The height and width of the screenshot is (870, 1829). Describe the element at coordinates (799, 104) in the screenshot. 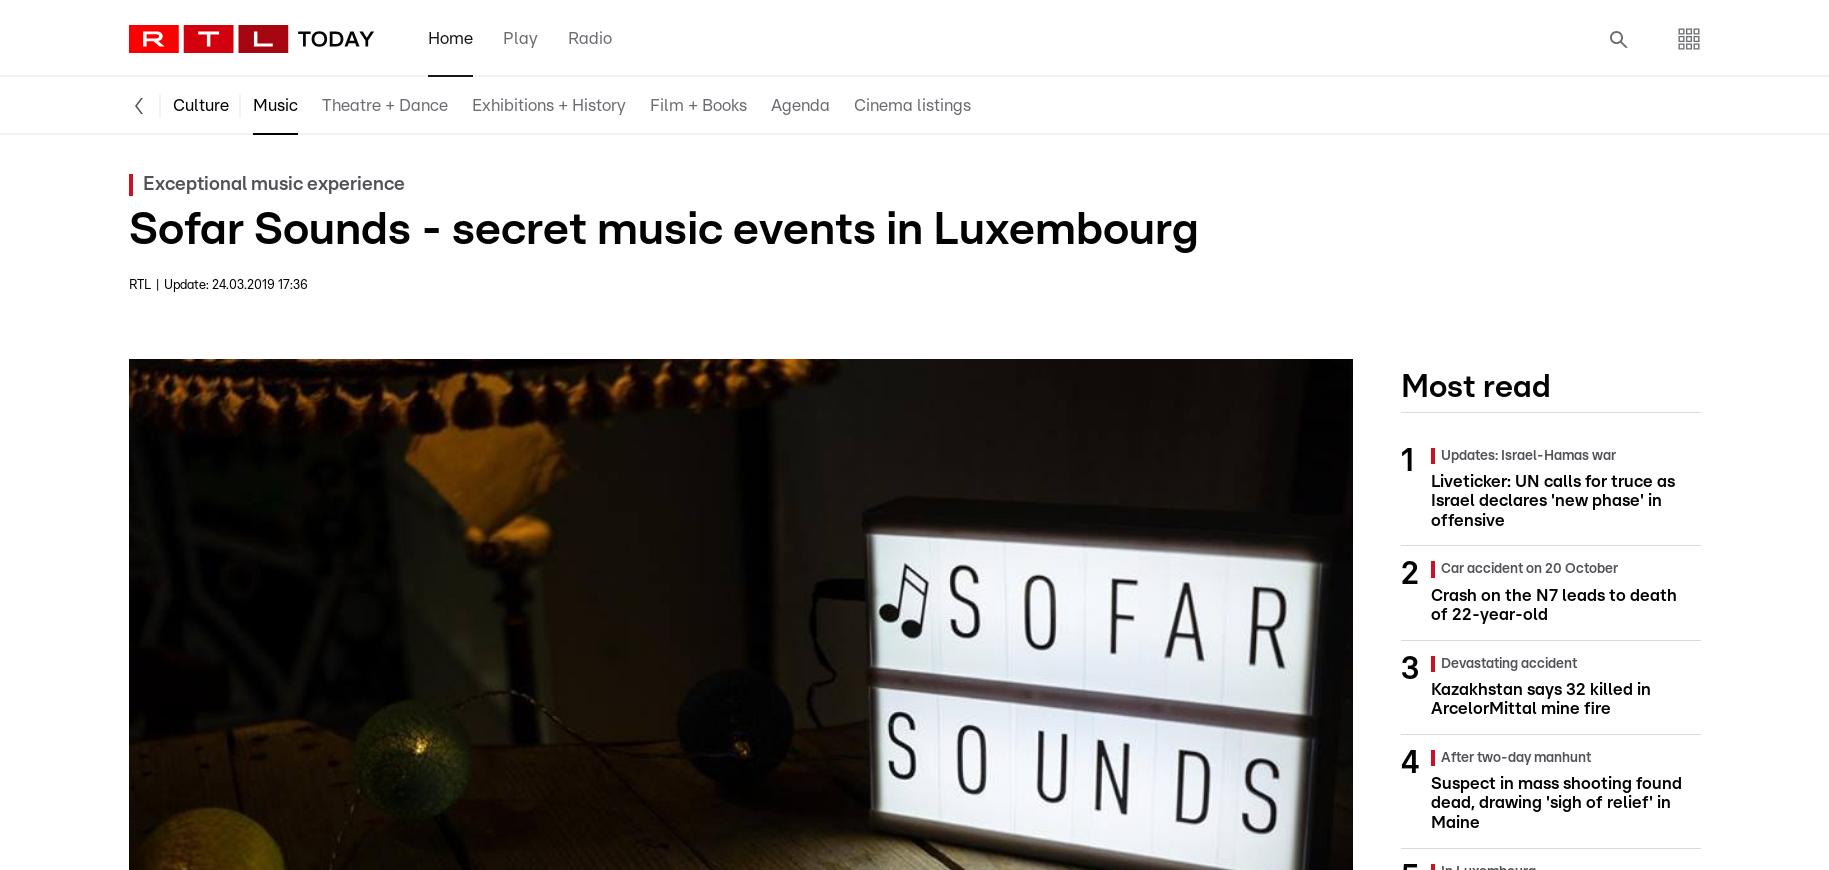

I see `'Agenda'` at that location.